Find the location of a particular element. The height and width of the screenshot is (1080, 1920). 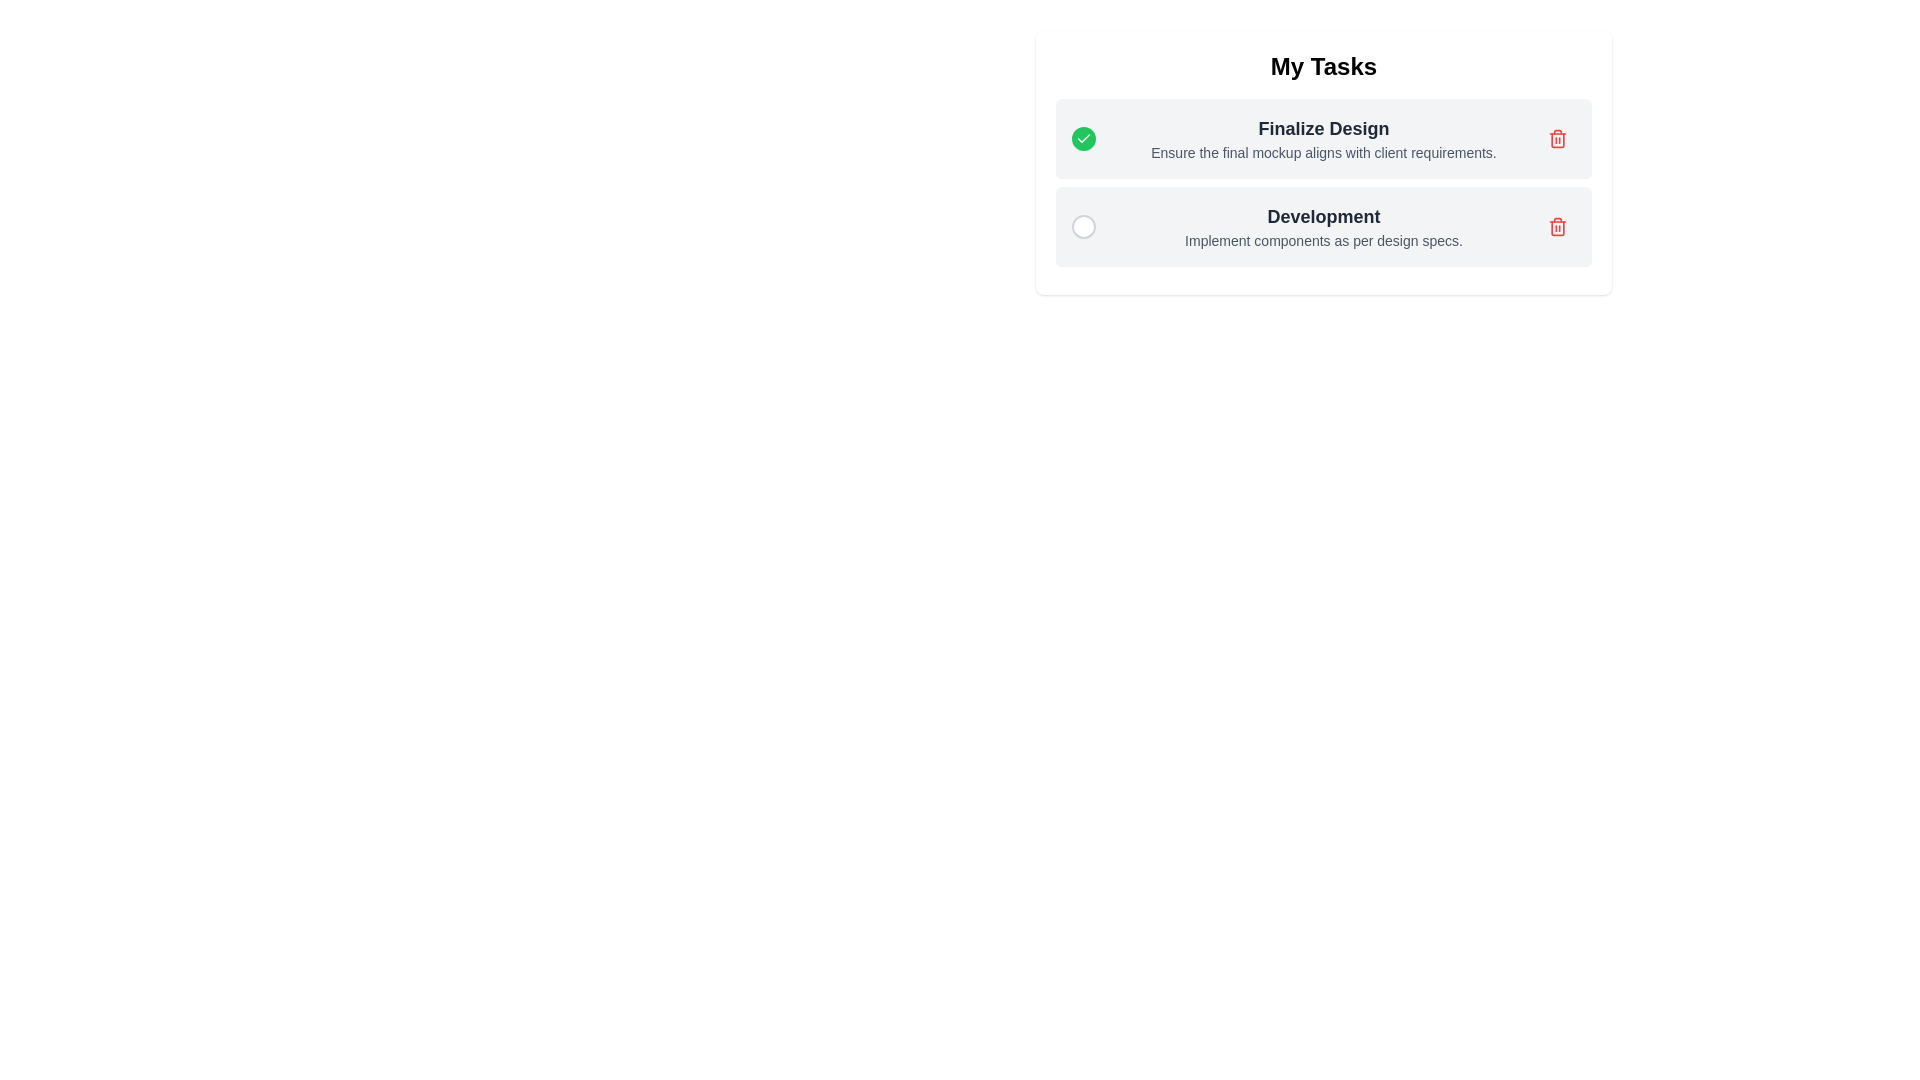

the task title to read its details is located at coordinates (1324, 128).